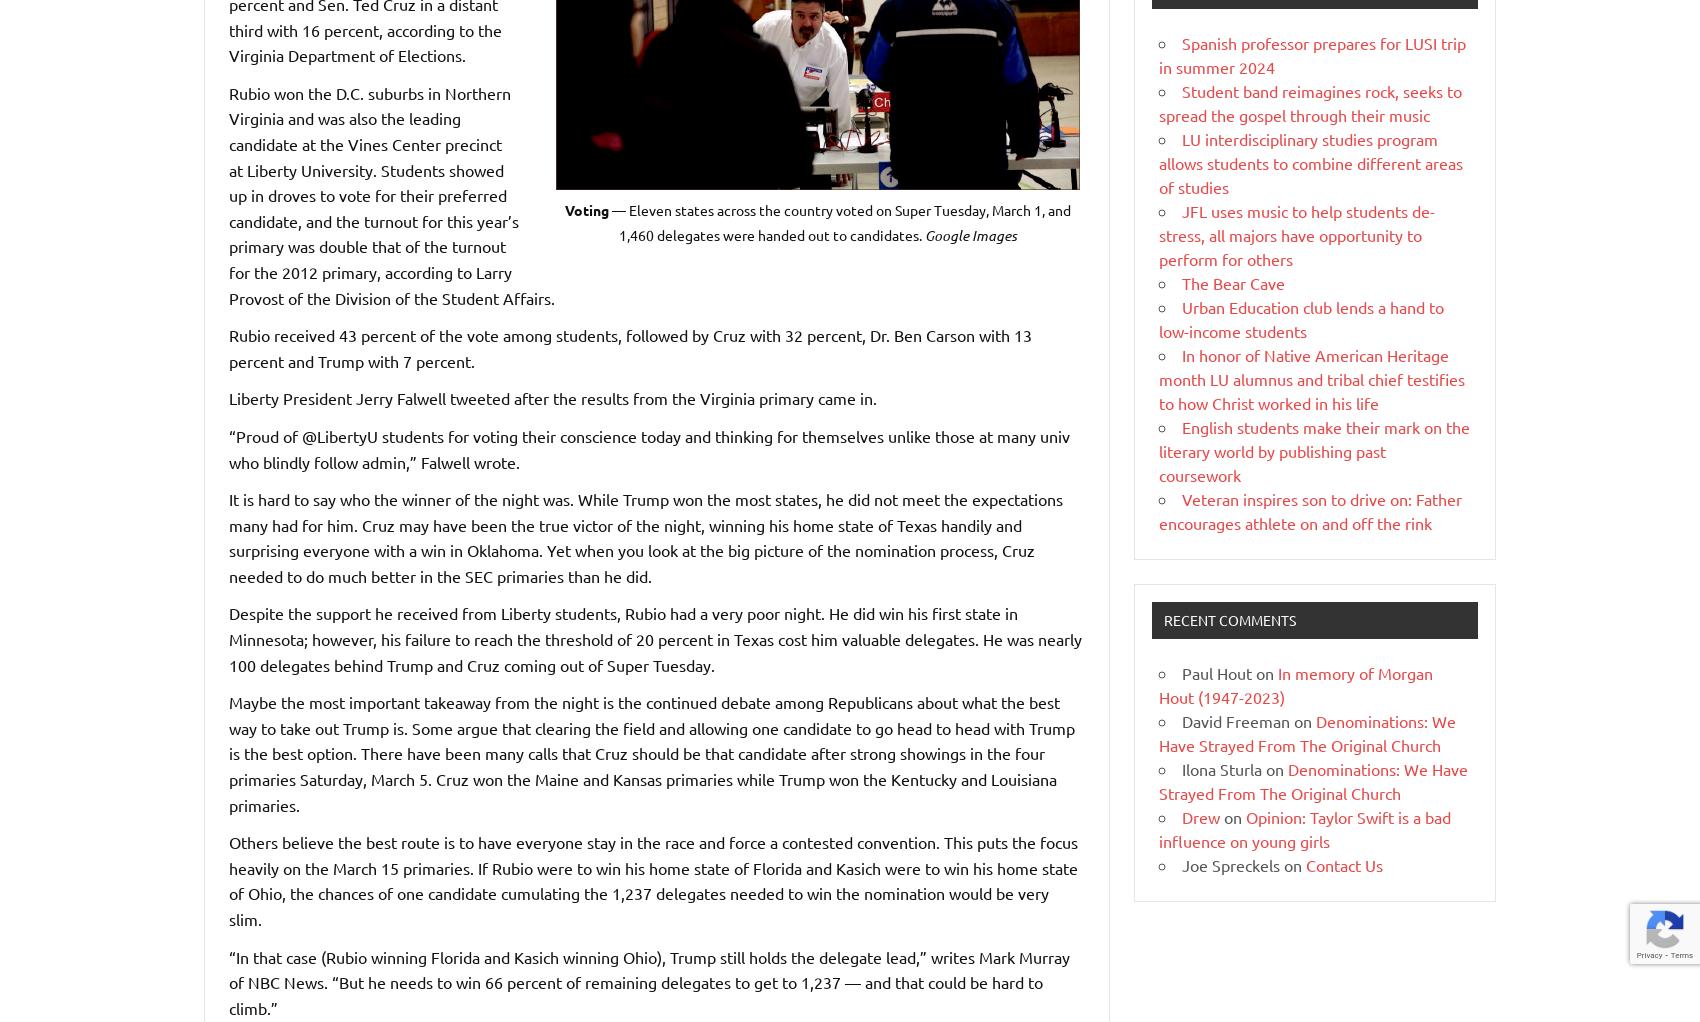 Image resolution: width=1700 pixels, height=1022 pixels. What do you see at coordinates (1181, 719) in the screenshot?
I see `'David Freeman'` at bounding box center [1181, 719].